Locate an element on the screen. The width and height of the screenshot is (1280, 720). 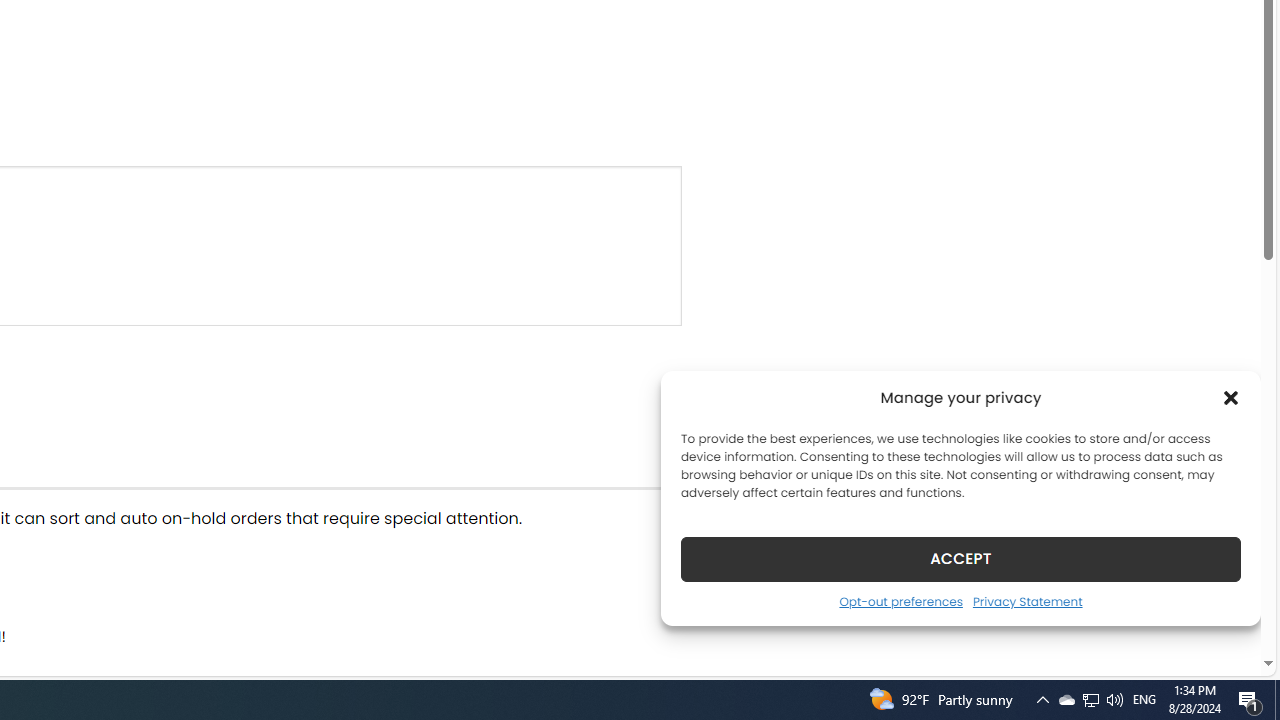
'ACCEPT' is located at coordinates (961, 558).